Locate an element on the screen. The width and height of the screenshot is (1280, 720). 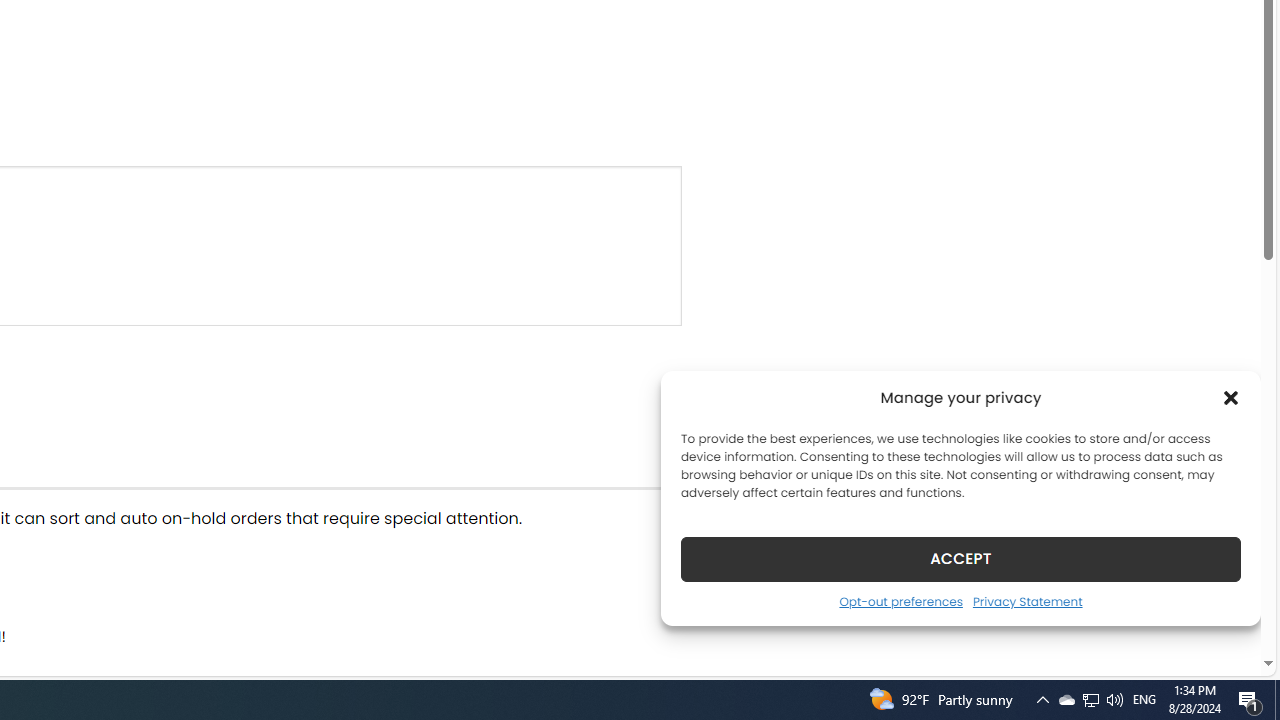
'ACCEPT' is located at coordinates (961, 558).